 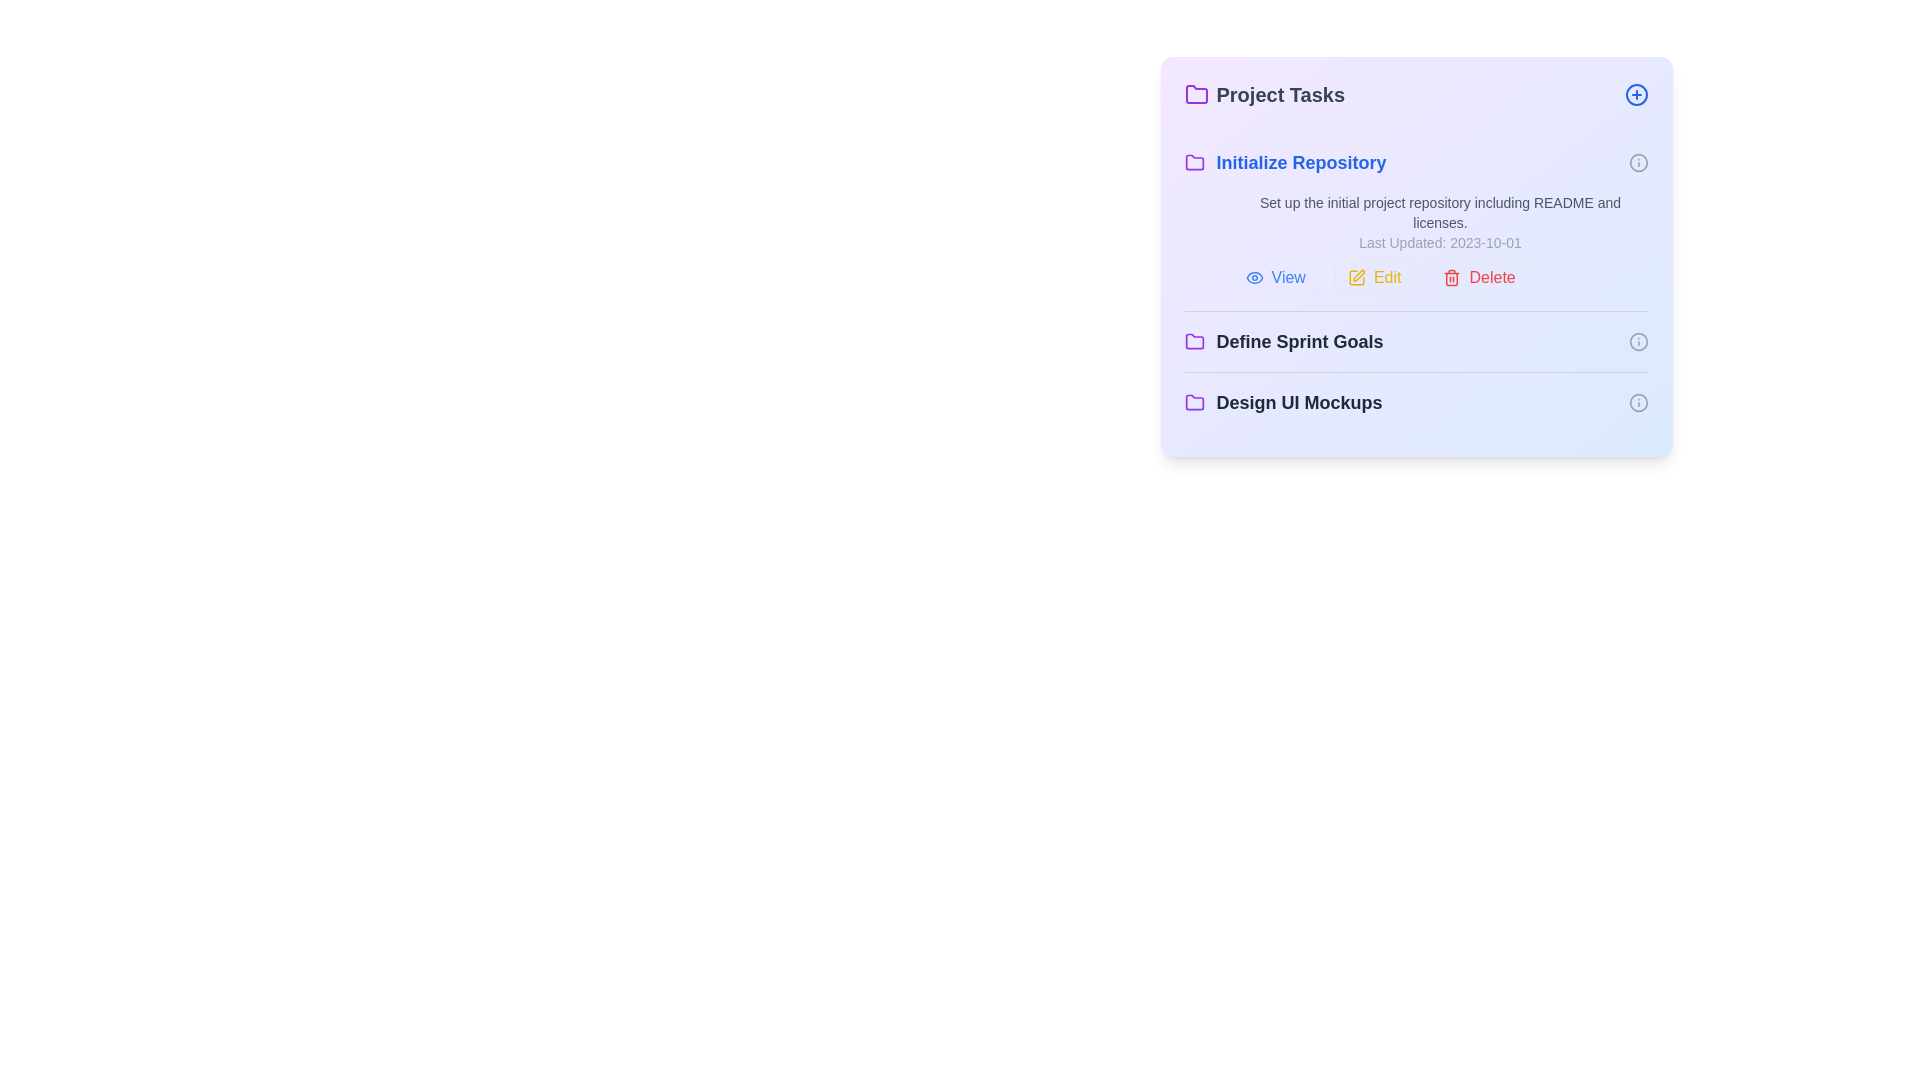 I want to click on the 'Design UI Mockups' task item in the Project Task section, so click(x=1283, y=402).